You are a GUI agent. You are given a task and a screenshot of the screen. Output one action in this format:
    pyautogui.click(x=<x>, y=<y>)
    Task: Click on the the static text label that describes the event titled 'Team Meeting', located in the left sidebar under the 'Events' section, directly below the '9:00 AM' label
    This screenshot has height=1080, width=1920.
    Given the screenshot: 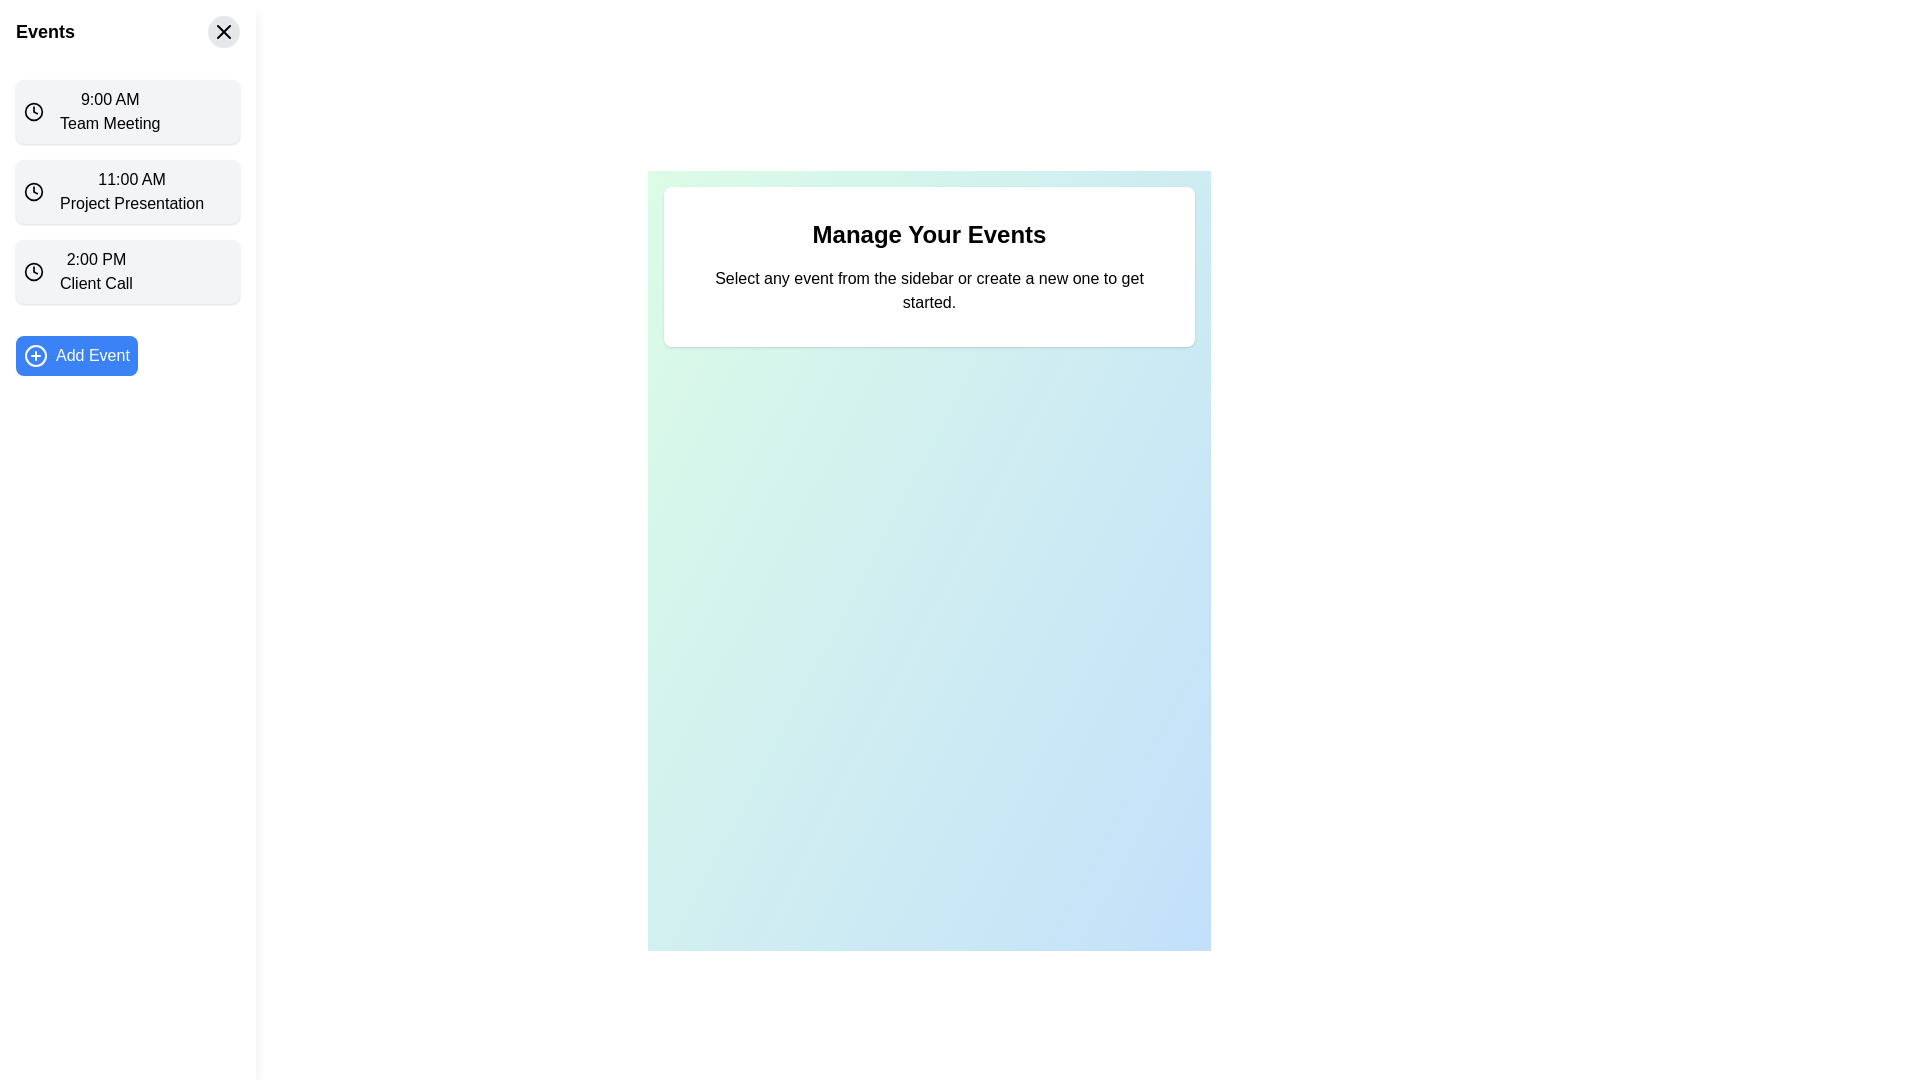 What is the action you would take?
    pyautogui.click(x=109, y=123)
    